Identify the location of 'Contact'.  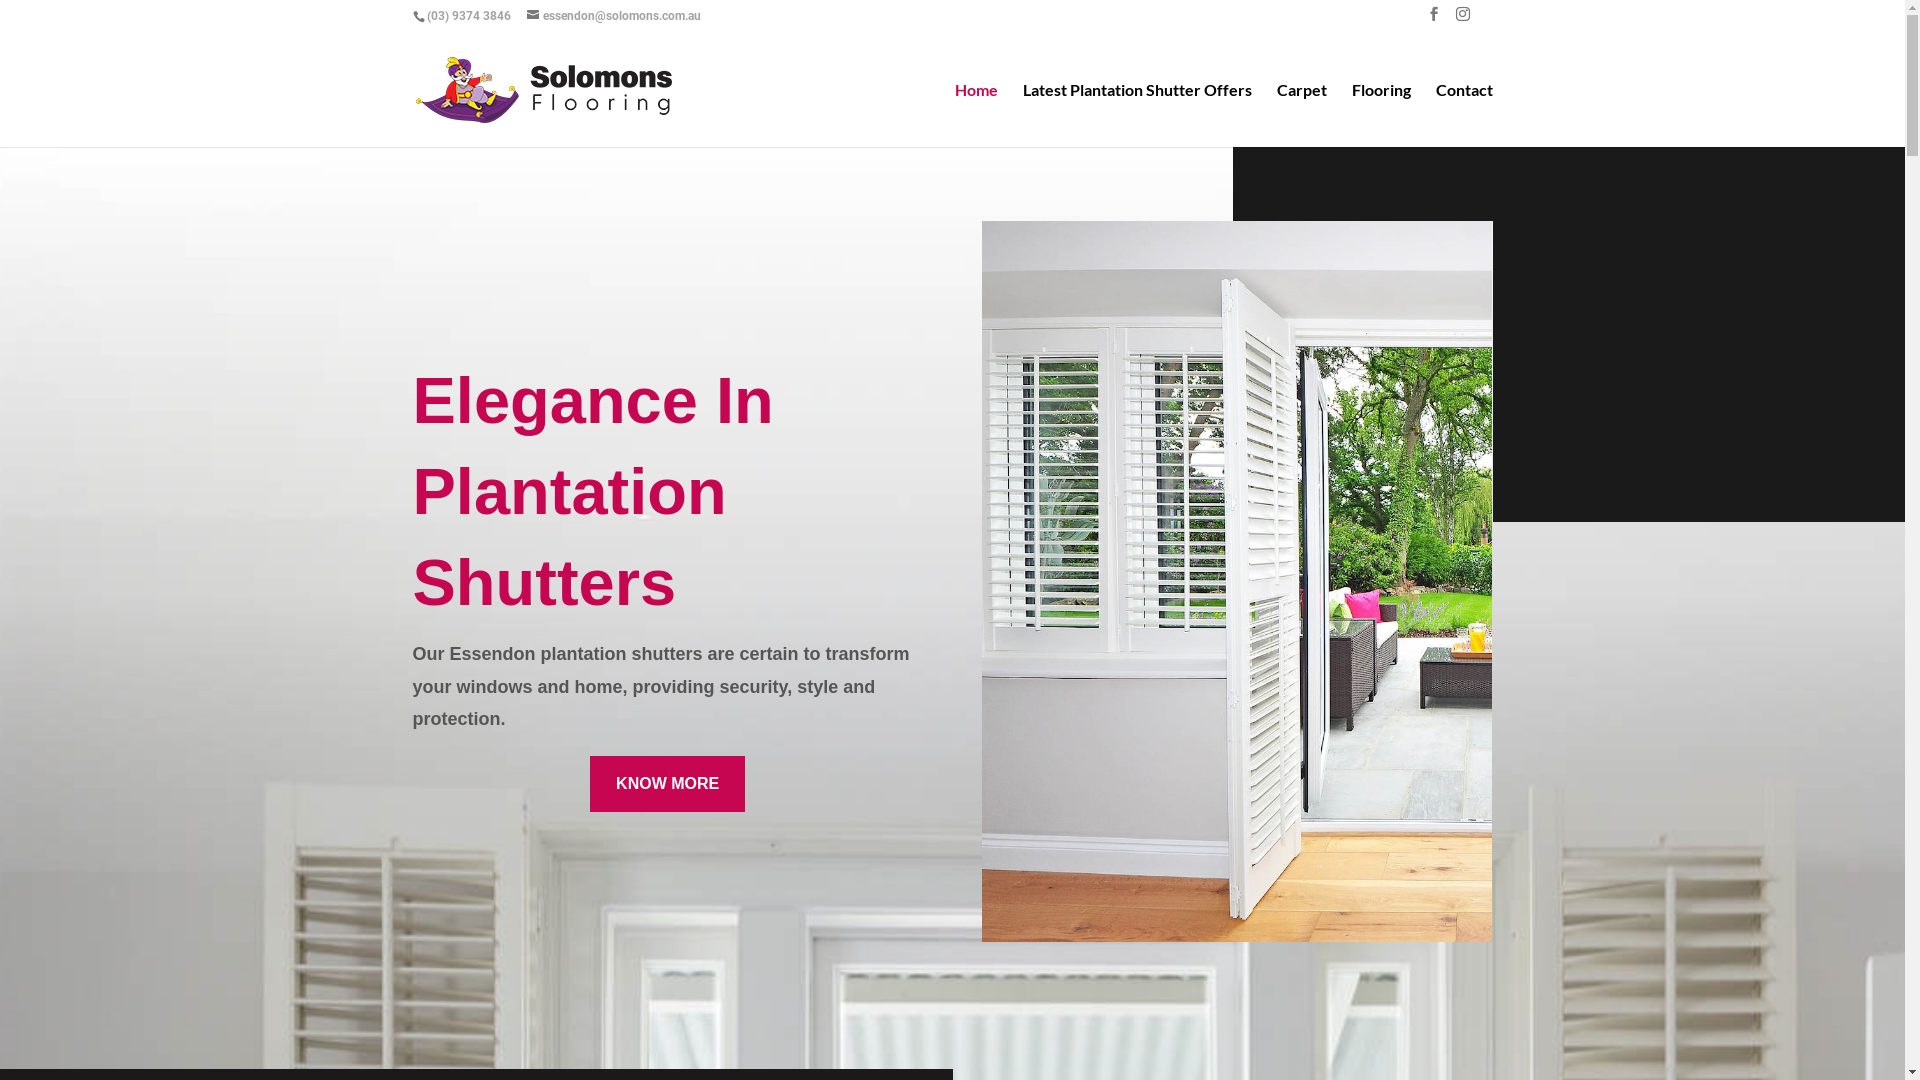
(1464, 114).